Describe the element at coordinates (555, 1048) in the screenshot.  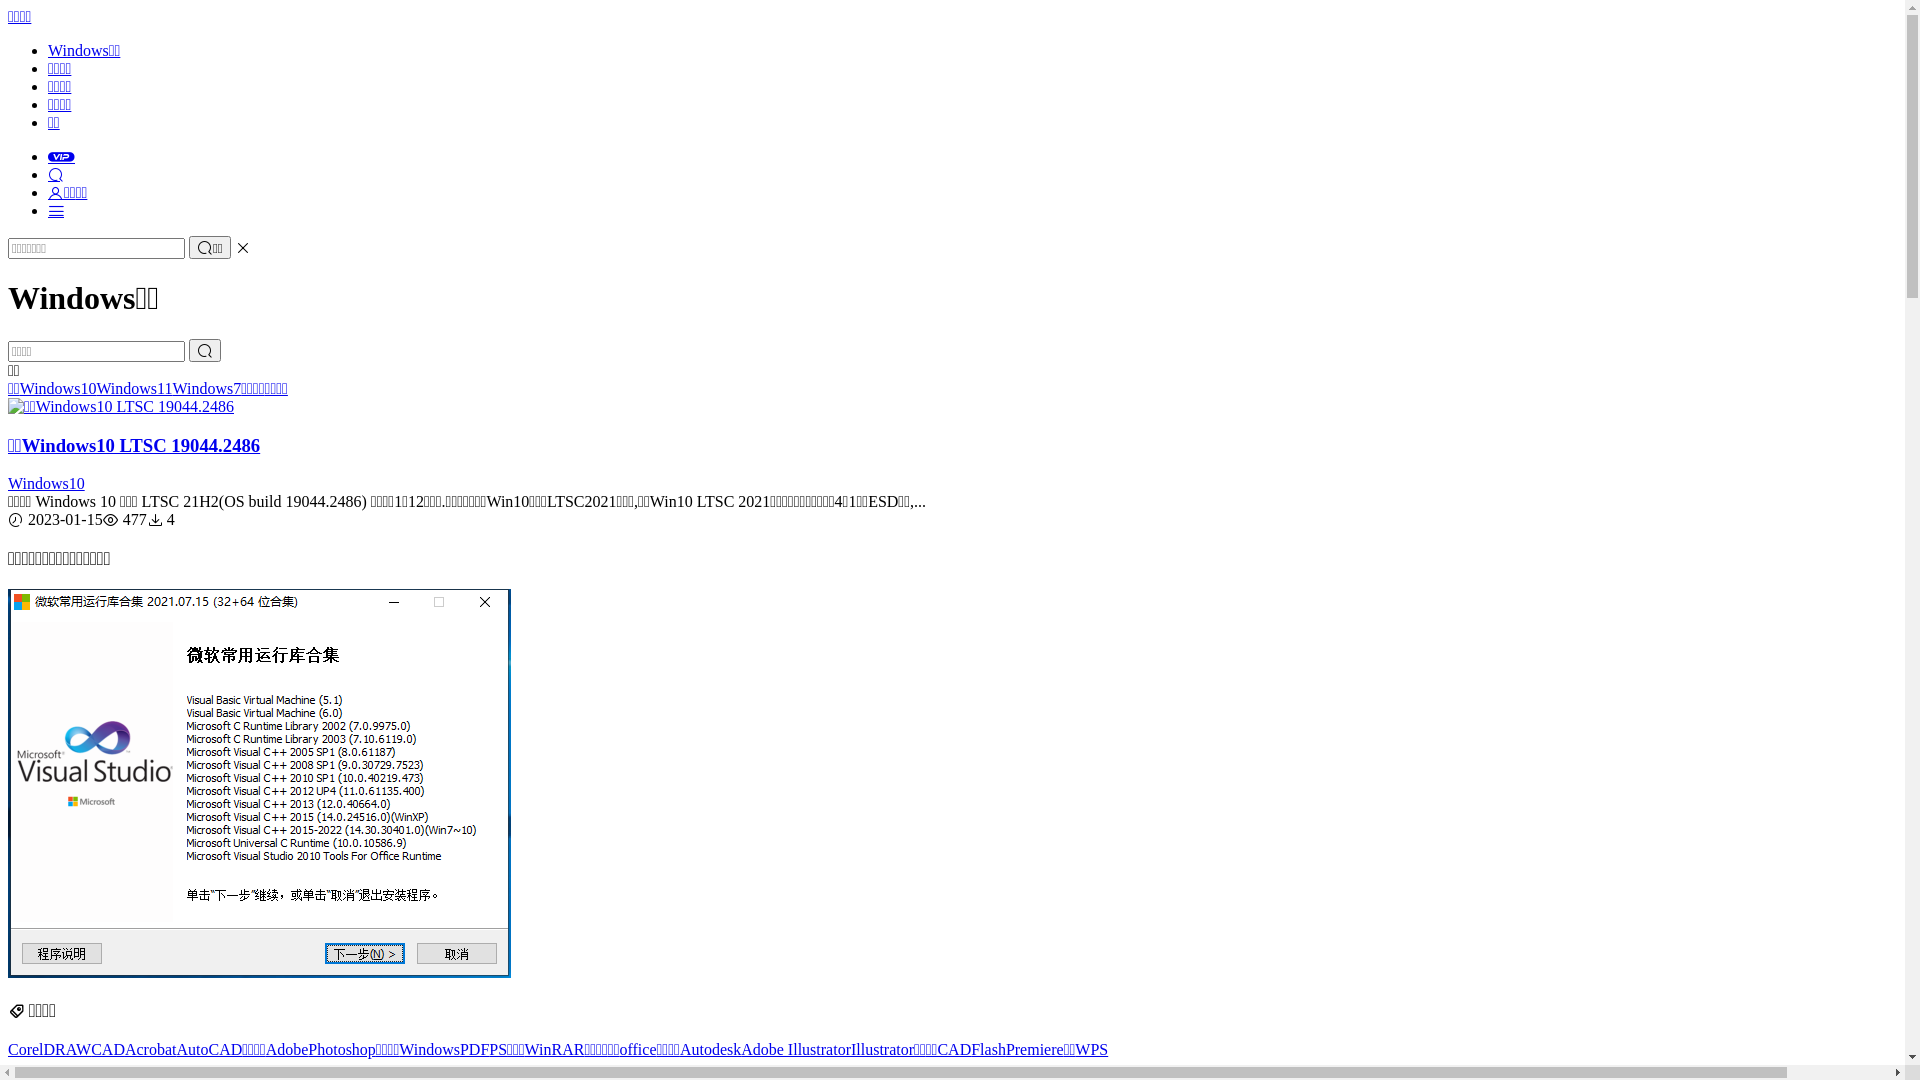
I see `'WinRAR'` at that location.